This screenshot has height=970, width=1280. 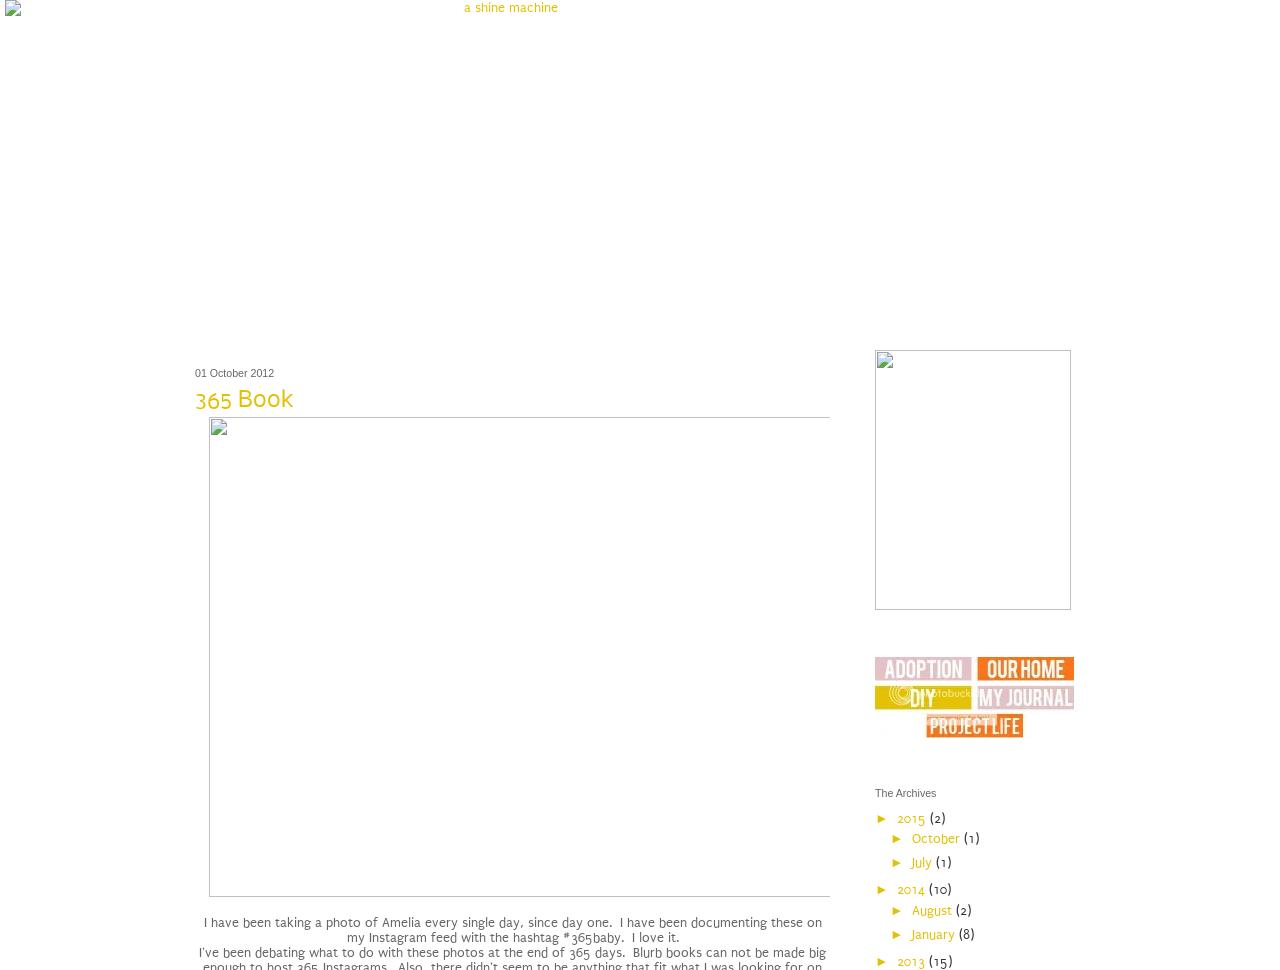 I want to click on 'January', so click(x=909, y=932).